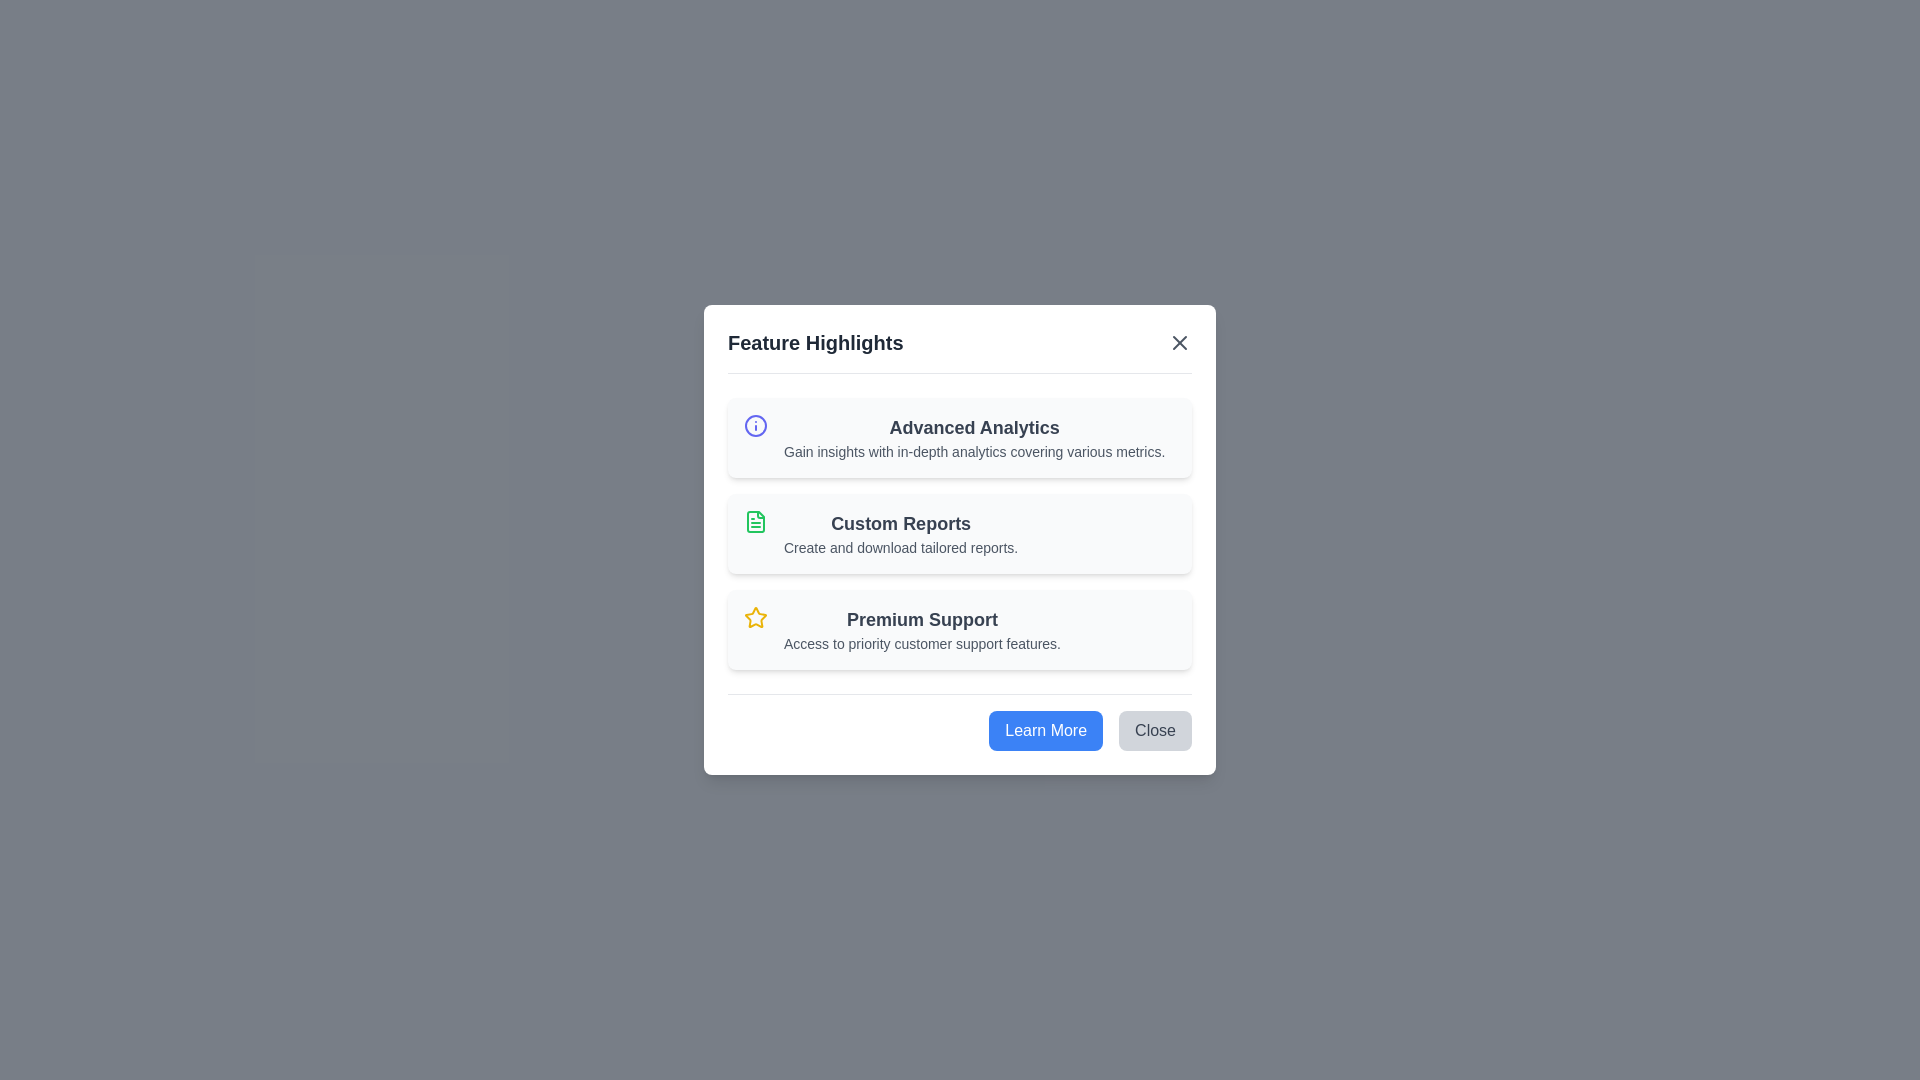 The image size is (1920, 1080). Describe the element at coordinates (960, 532) in the screenshot. I see `the informational panel that provides details about the custom report feature, positioned between 'Advanced Analytics' and 'Premium Support' in the modal window` at that location.